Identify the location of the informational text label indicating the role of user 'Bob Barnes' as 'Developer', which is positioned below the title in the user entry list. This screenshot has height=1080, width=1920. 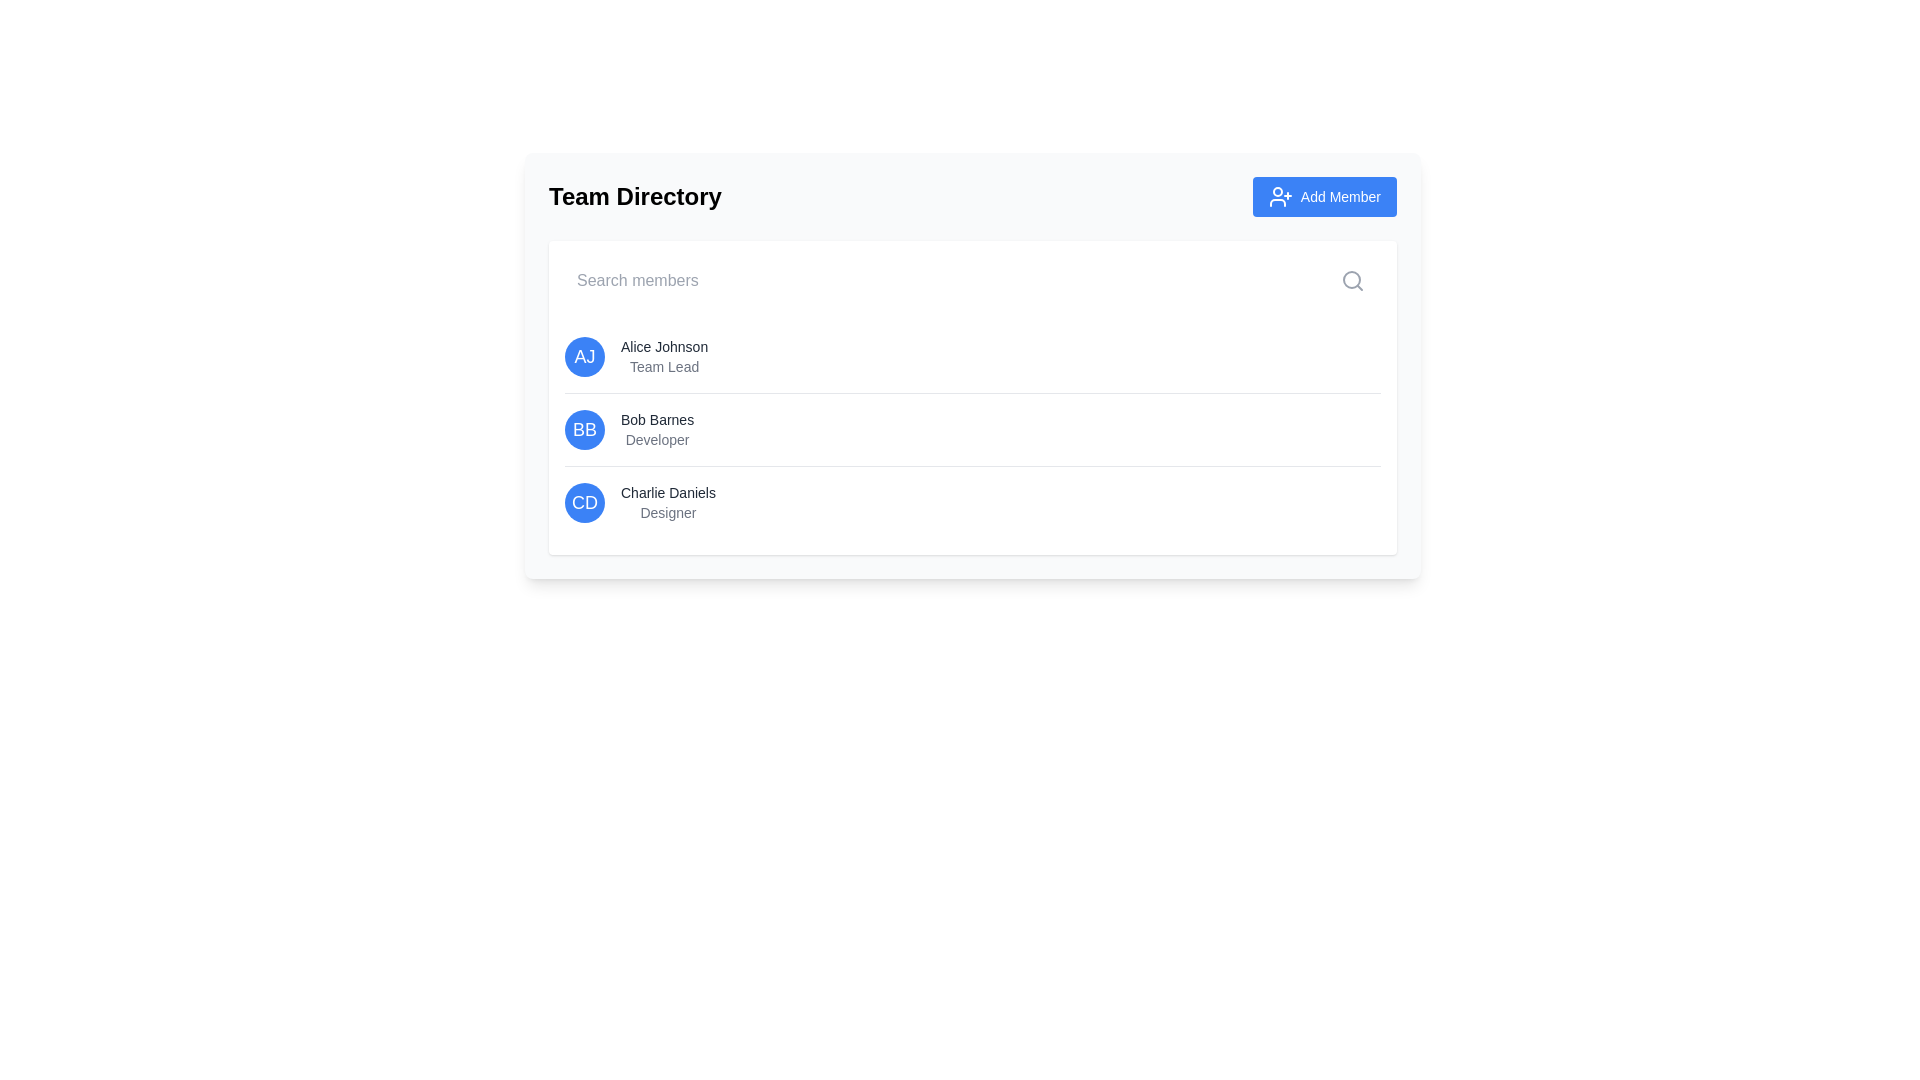
(657, 438).